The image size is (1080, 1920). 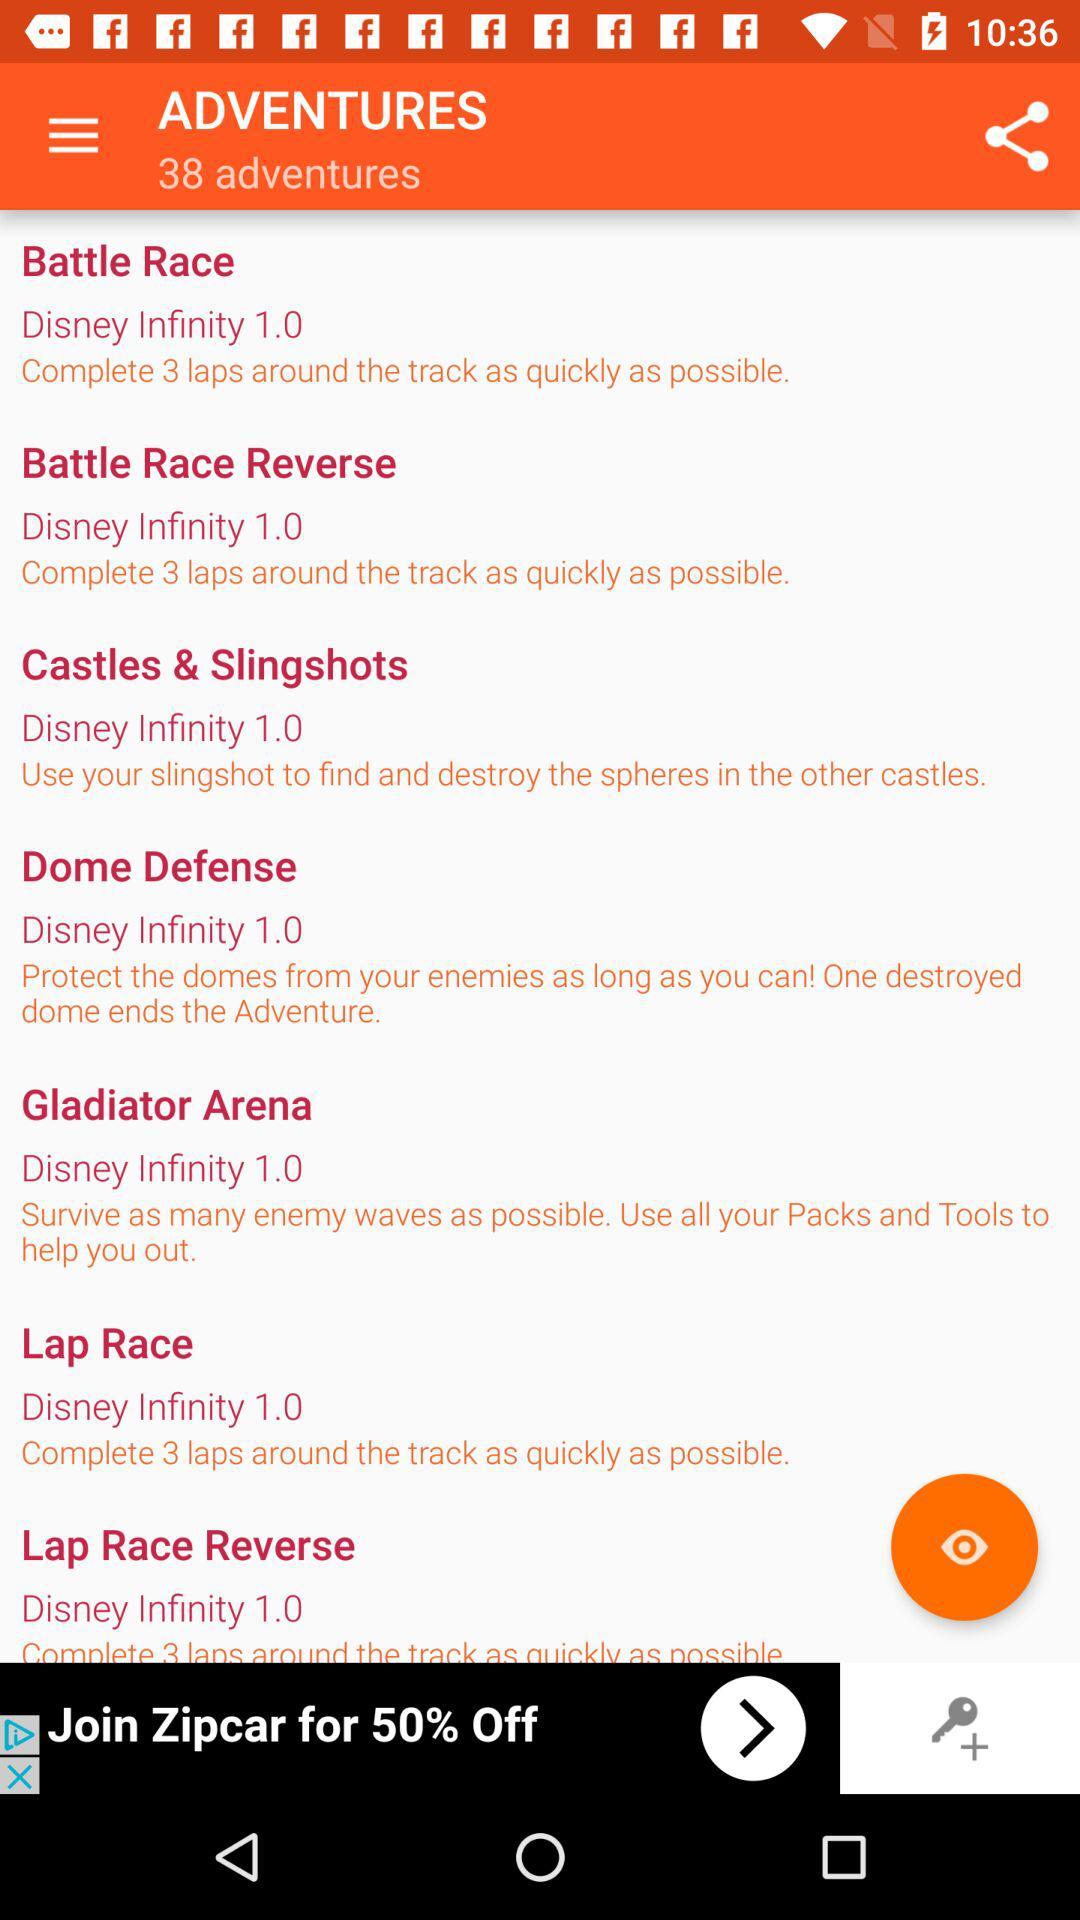 What do you see at coordinates (963, 1546) in the screenshot?
I see `location` at bounding box center [963, 1546].